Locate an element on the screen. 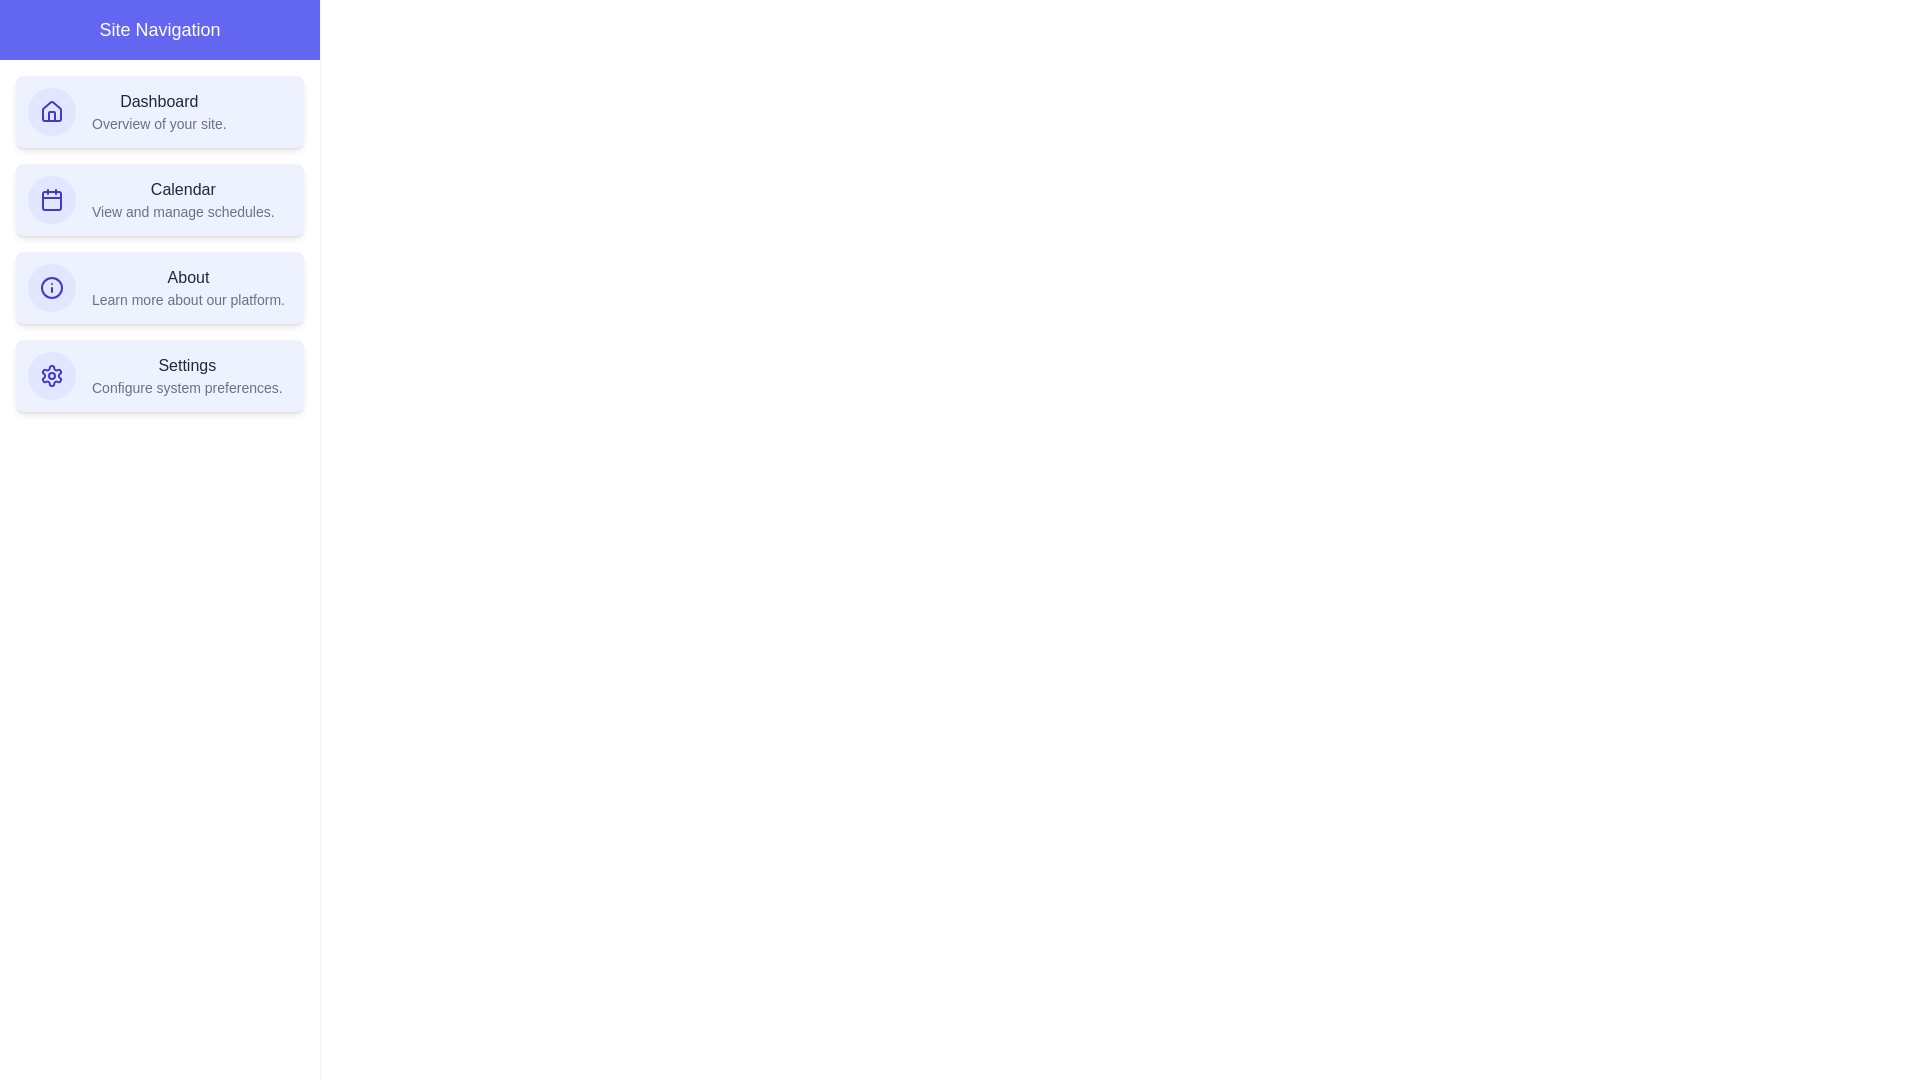 This screenshot has width=1920, height=1080. the navigation item Calendar to observe its hover state is located at coordinates (158, 200).